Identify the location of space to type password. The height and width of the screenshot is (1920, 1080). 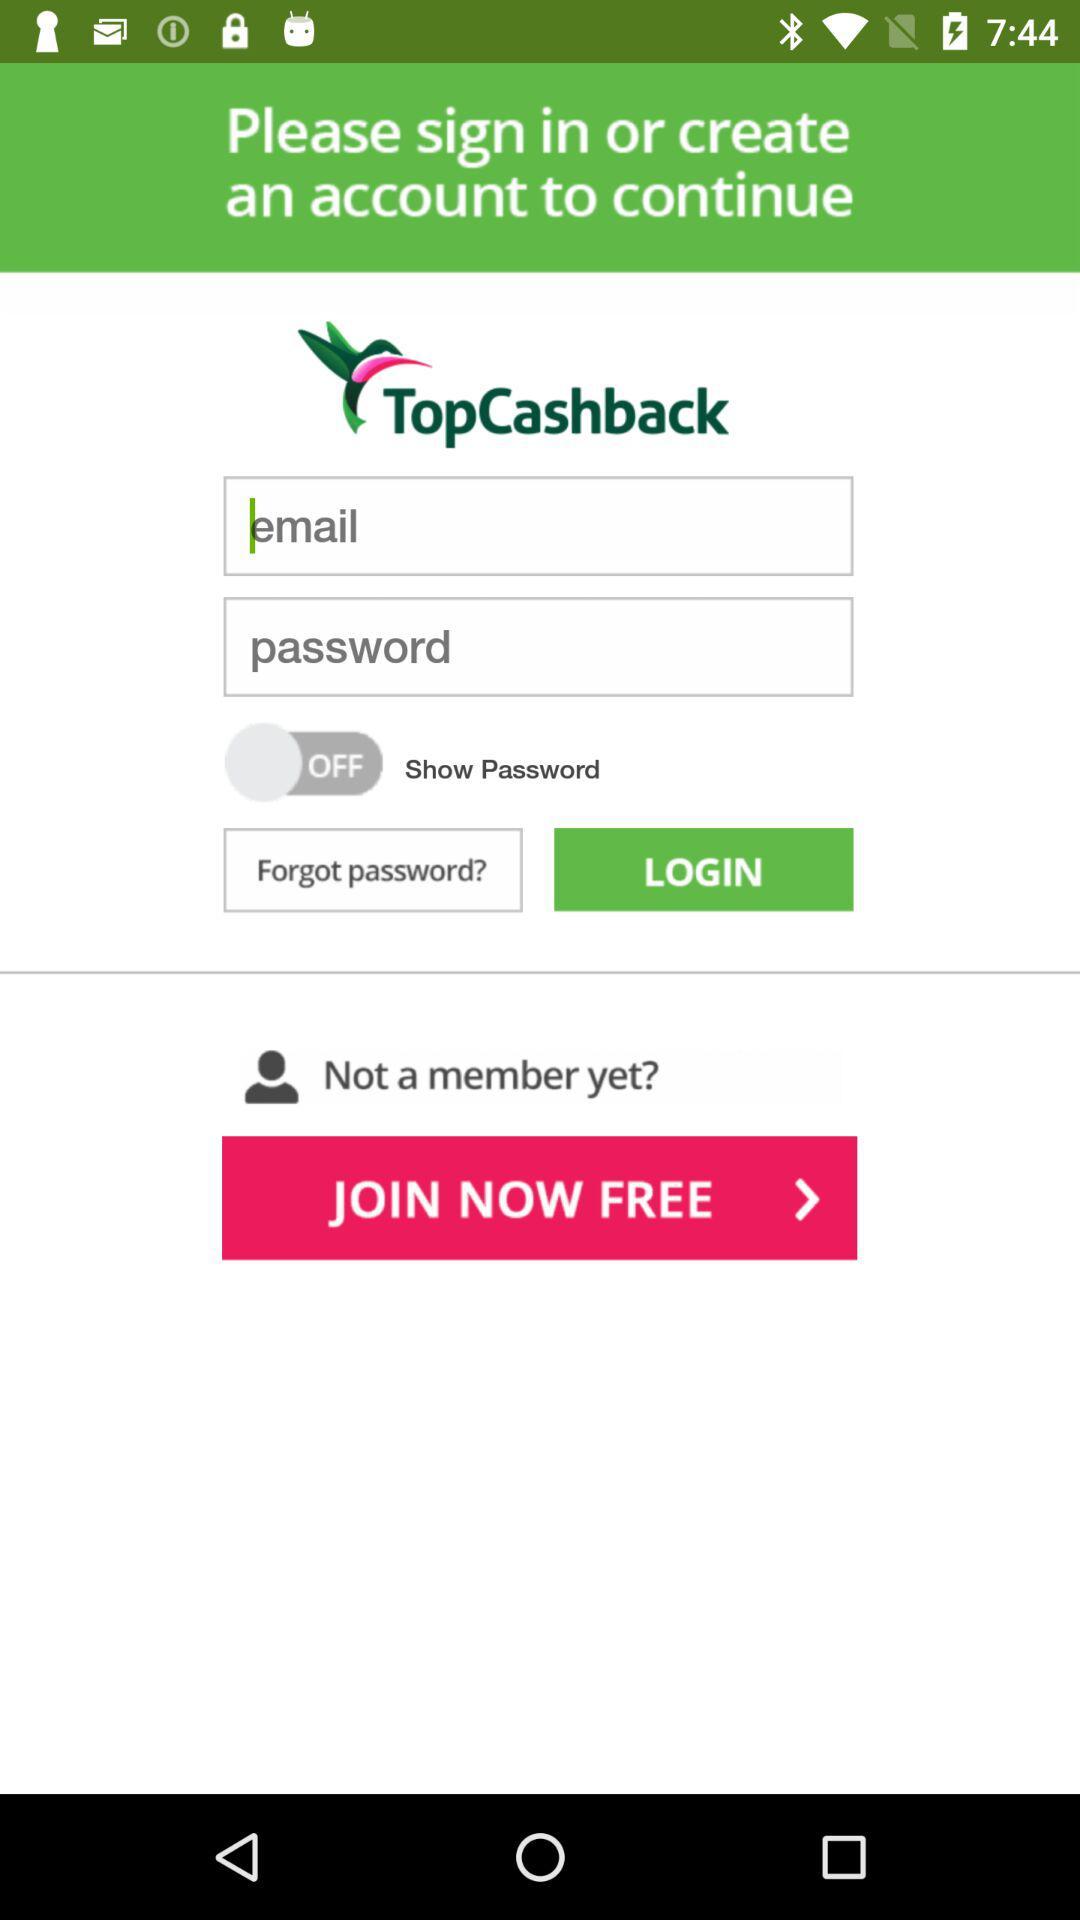
(537, 646).